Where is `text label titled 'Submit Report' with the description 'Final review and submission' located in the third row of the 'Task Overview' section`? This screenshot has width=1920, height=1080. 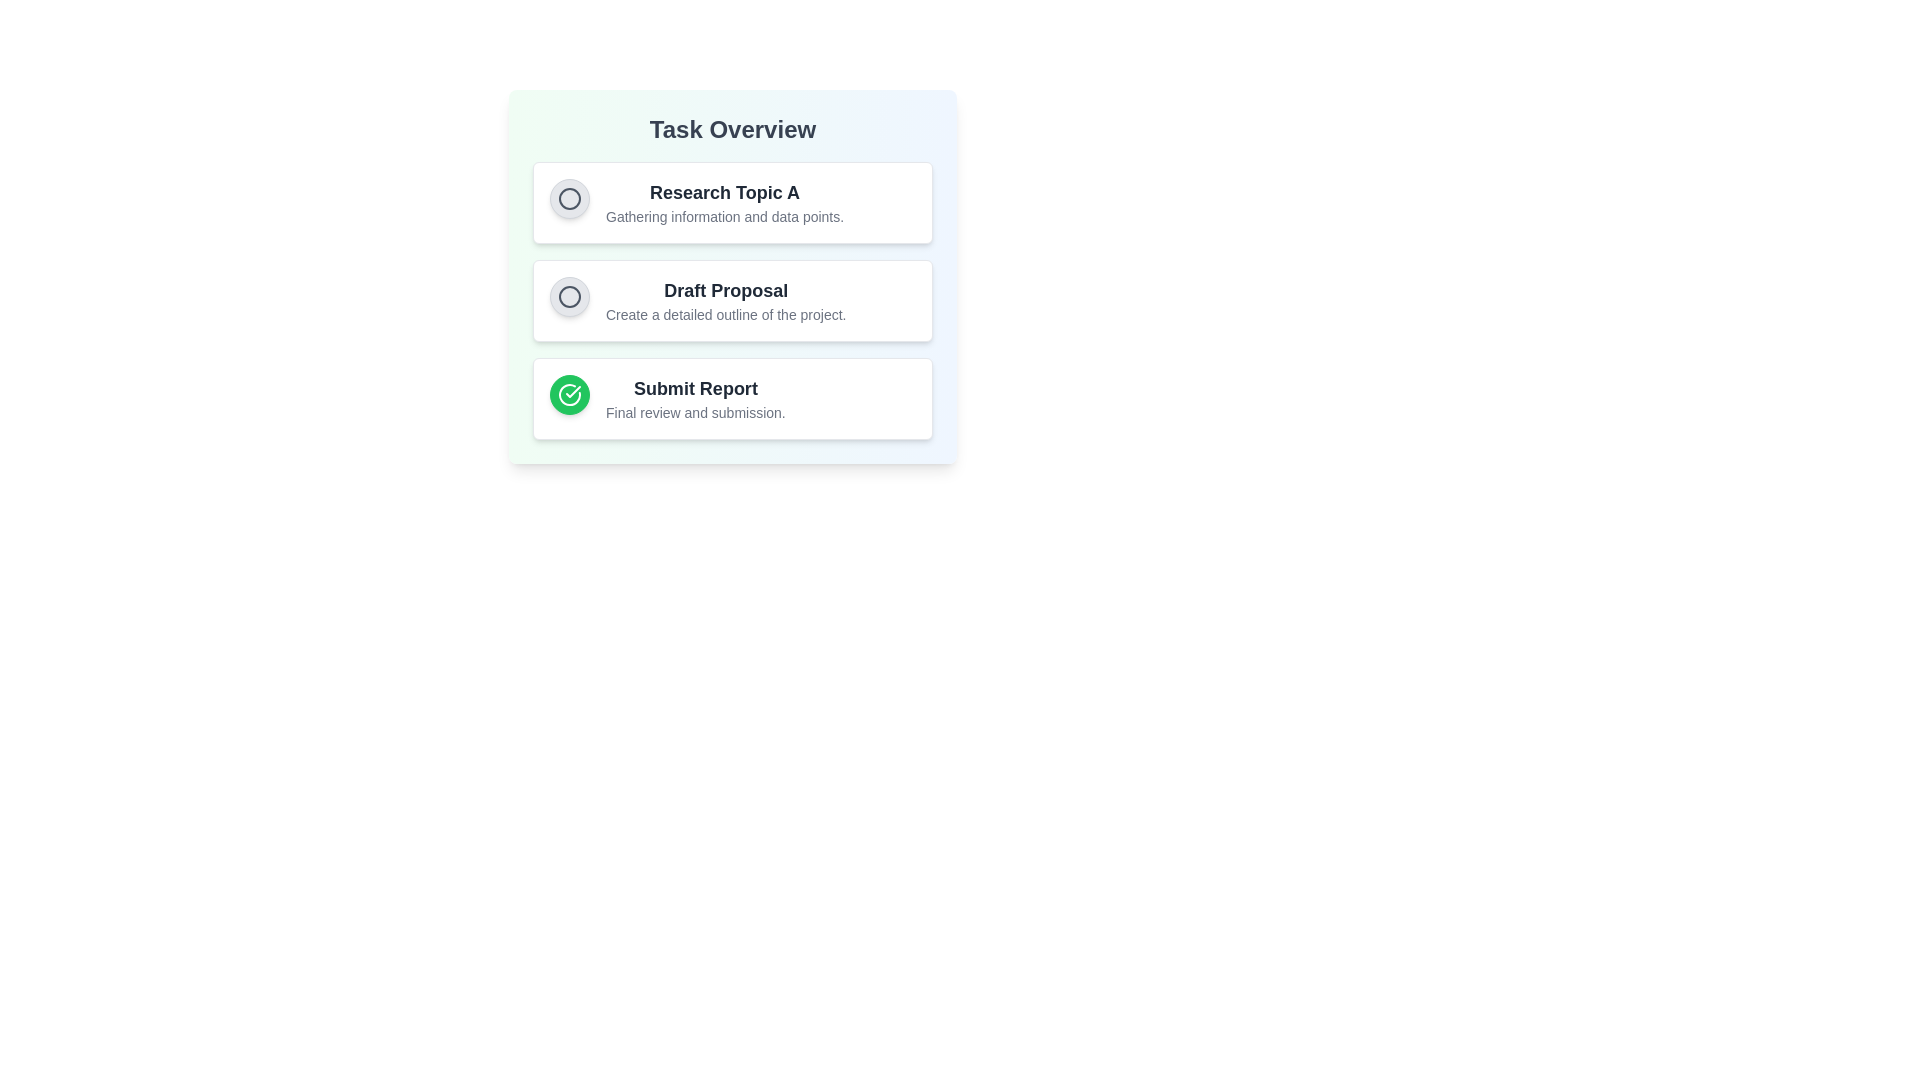
text label titled 'Submit Report' with the description 'Final review and submission' located in the third row of the 'Task Overview' section is located at coordinates (695, 398).